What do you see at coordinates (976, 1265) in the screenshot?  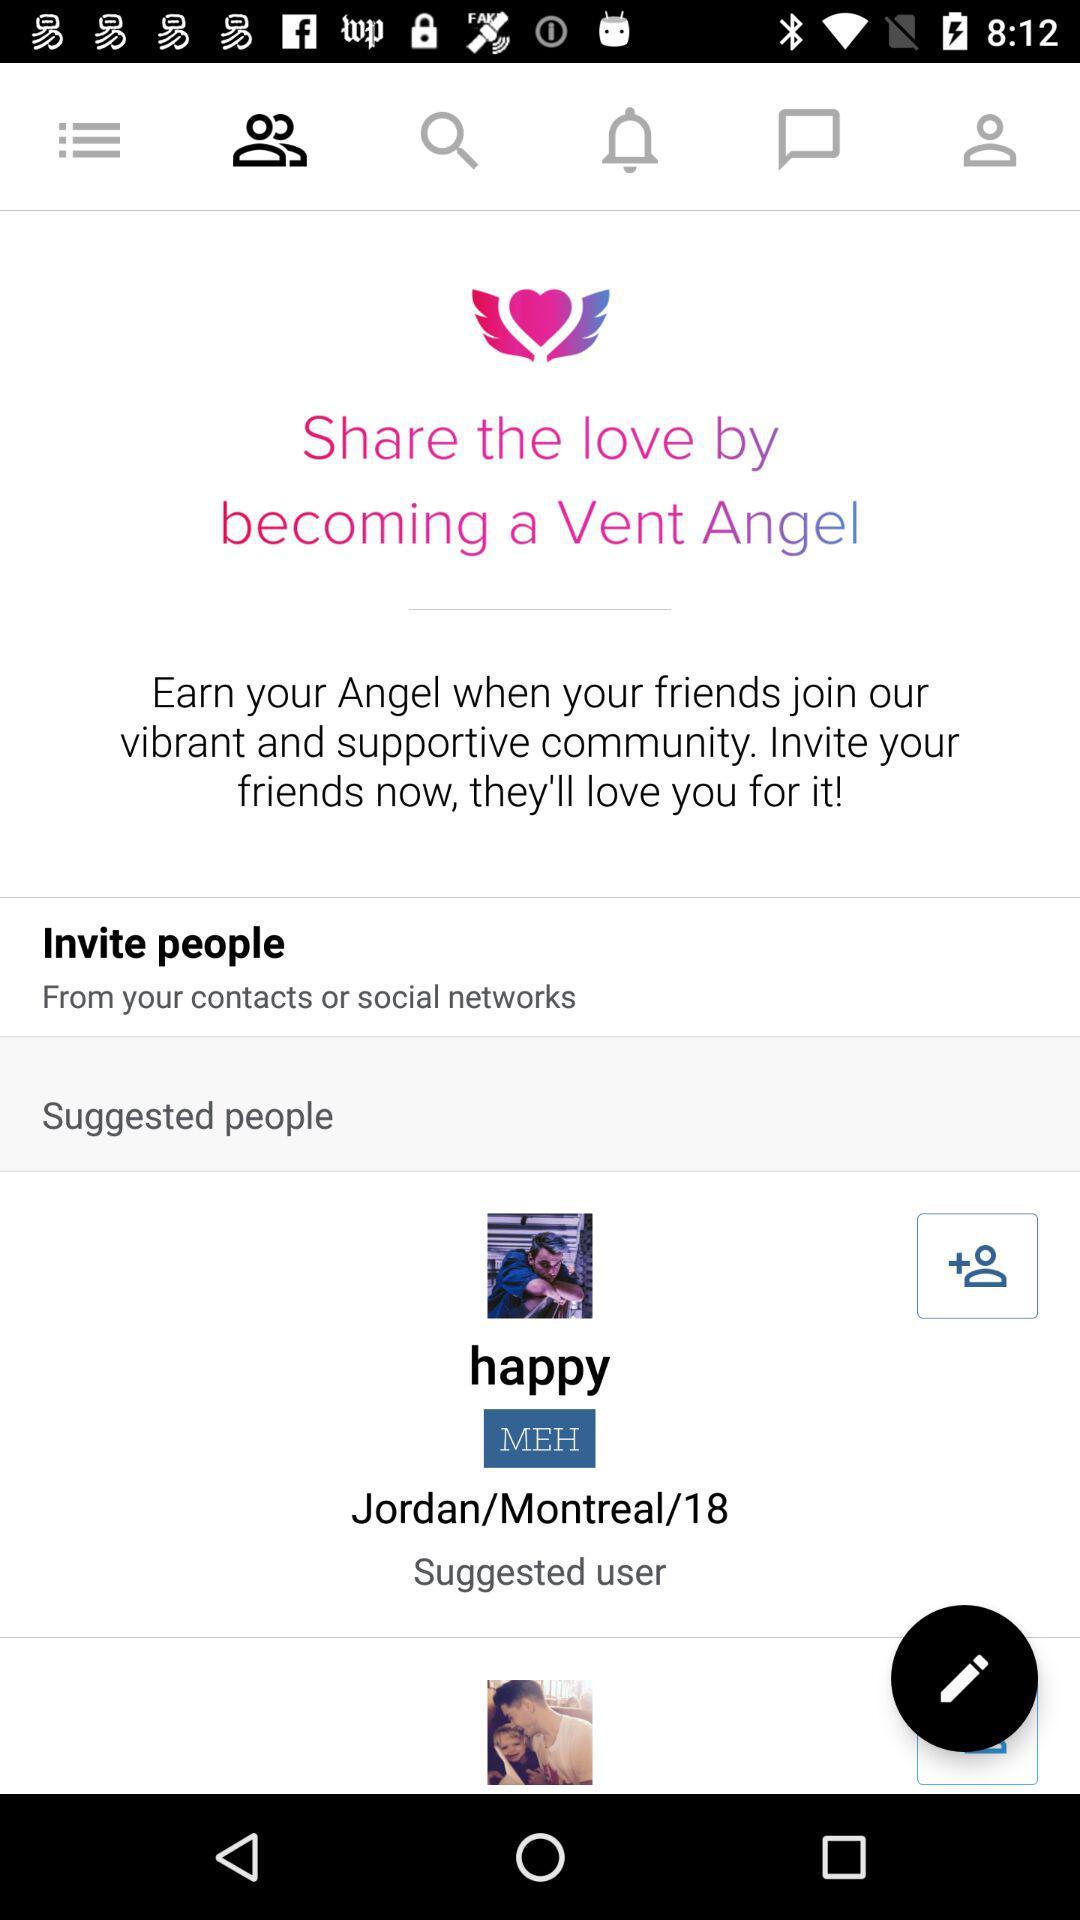 I see `user` at bounding box center [976, 1265].